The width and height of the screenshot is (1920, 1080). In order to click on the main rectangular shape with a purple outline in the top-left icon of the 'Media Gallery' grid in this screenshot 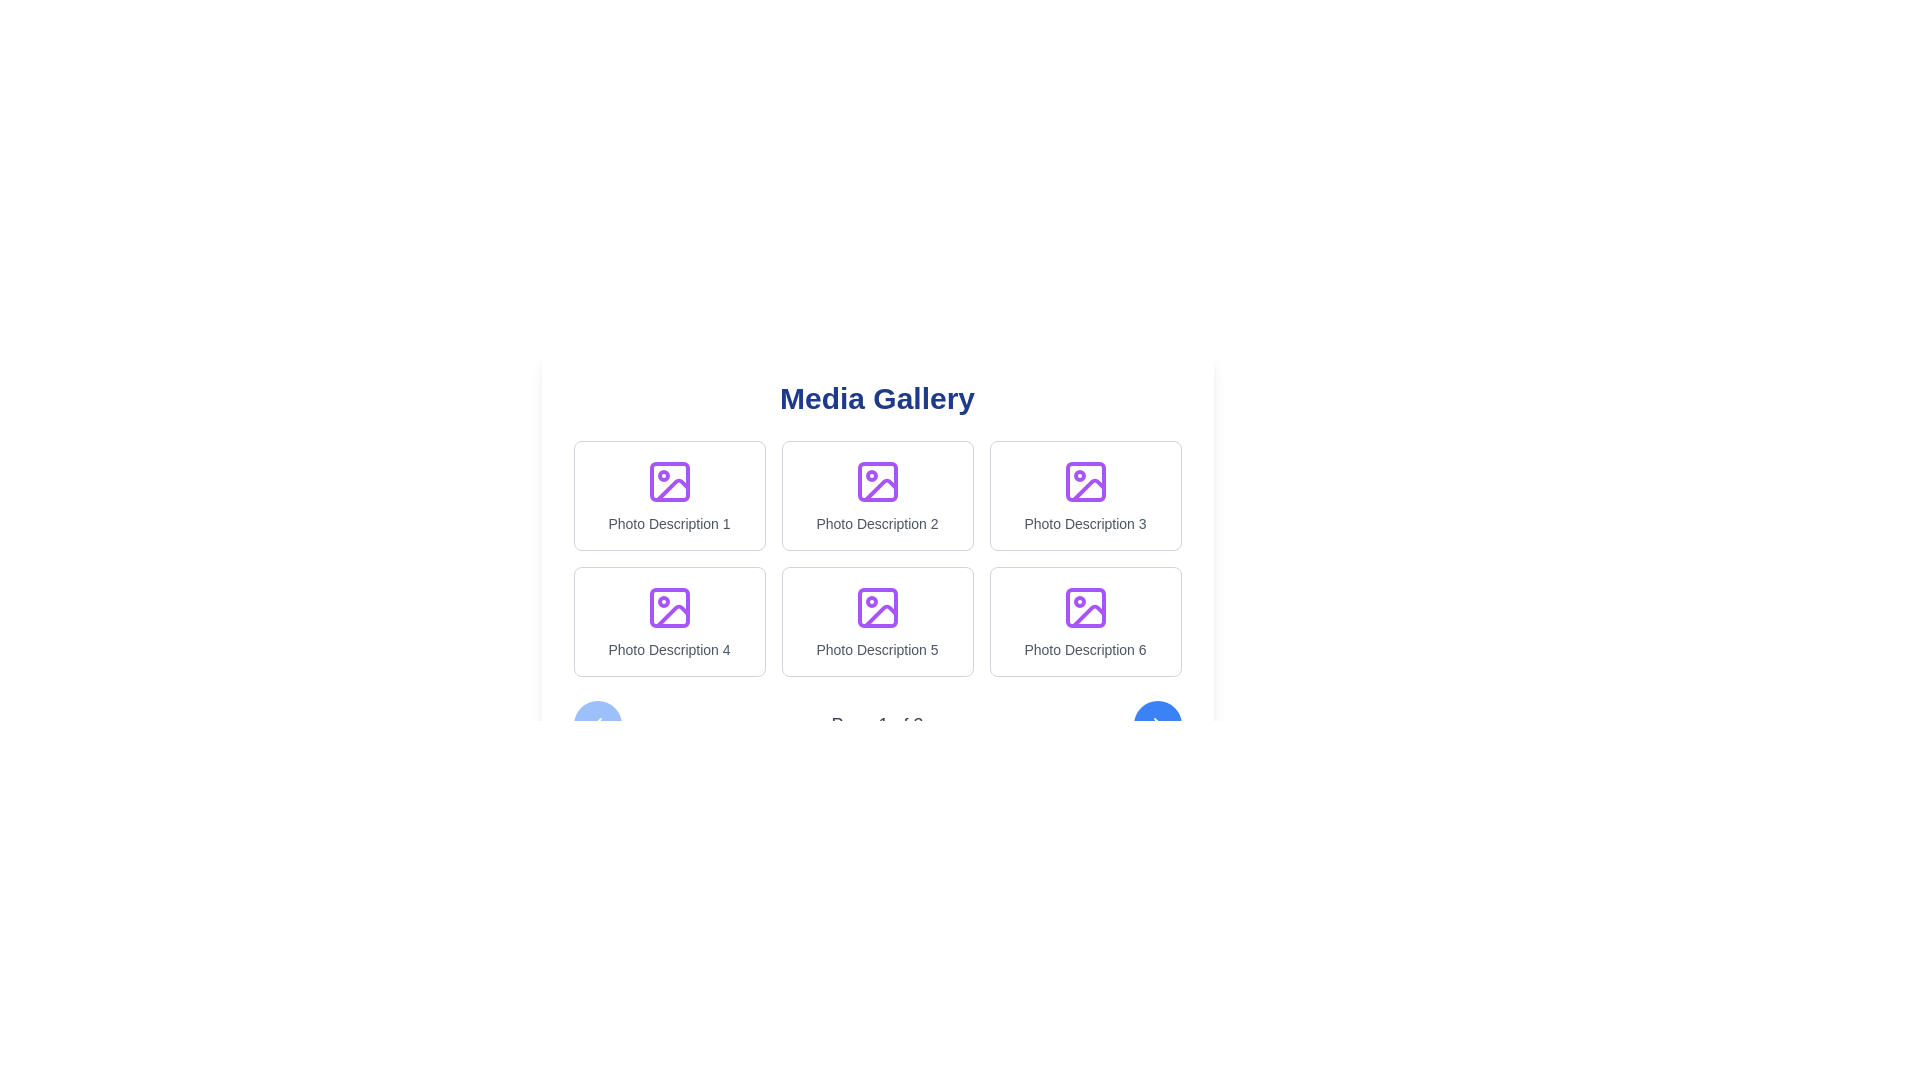, I will do `click(669, 482)`.